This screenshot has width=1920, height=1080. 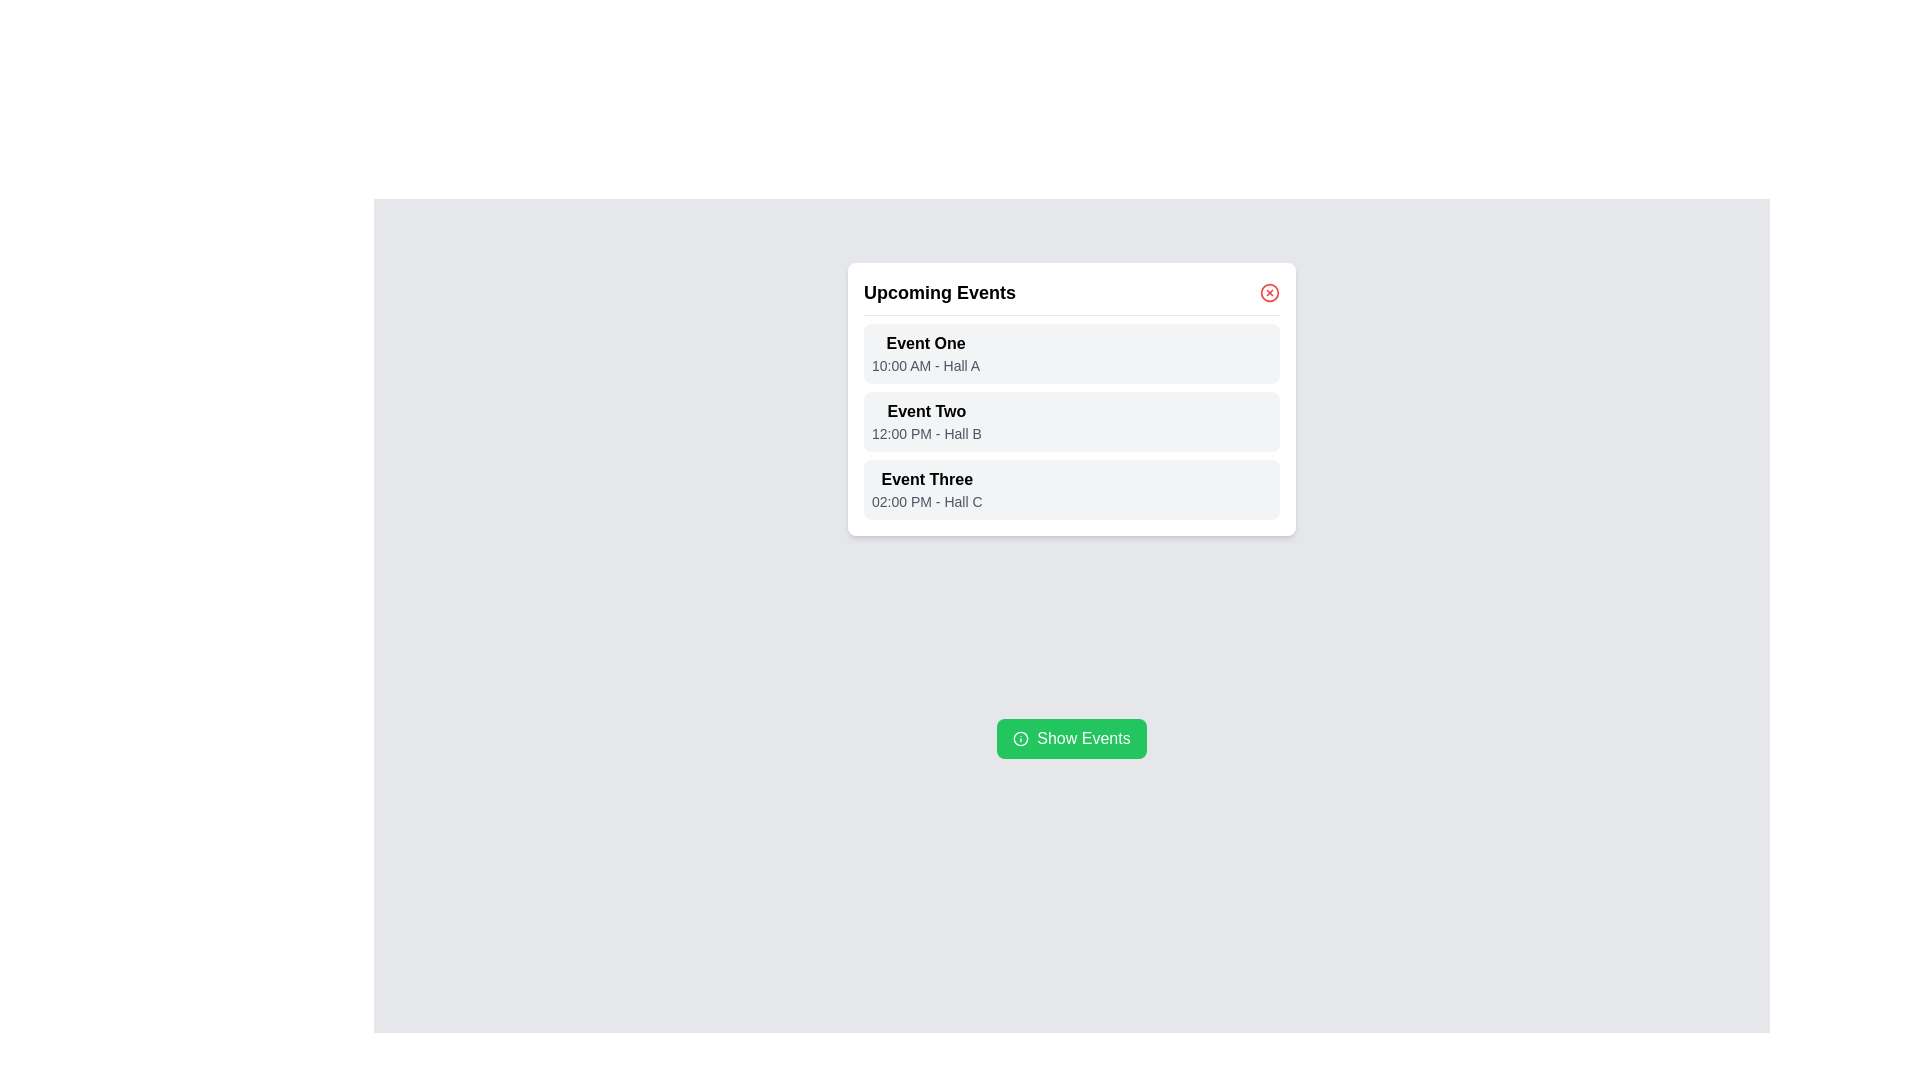 I want to click on the static text element displaying '12:00 PM - Hall B', which is styled with a smaller font size and light gray color, positioned below the bold title 'Event Two', so click(x=925, y=433).